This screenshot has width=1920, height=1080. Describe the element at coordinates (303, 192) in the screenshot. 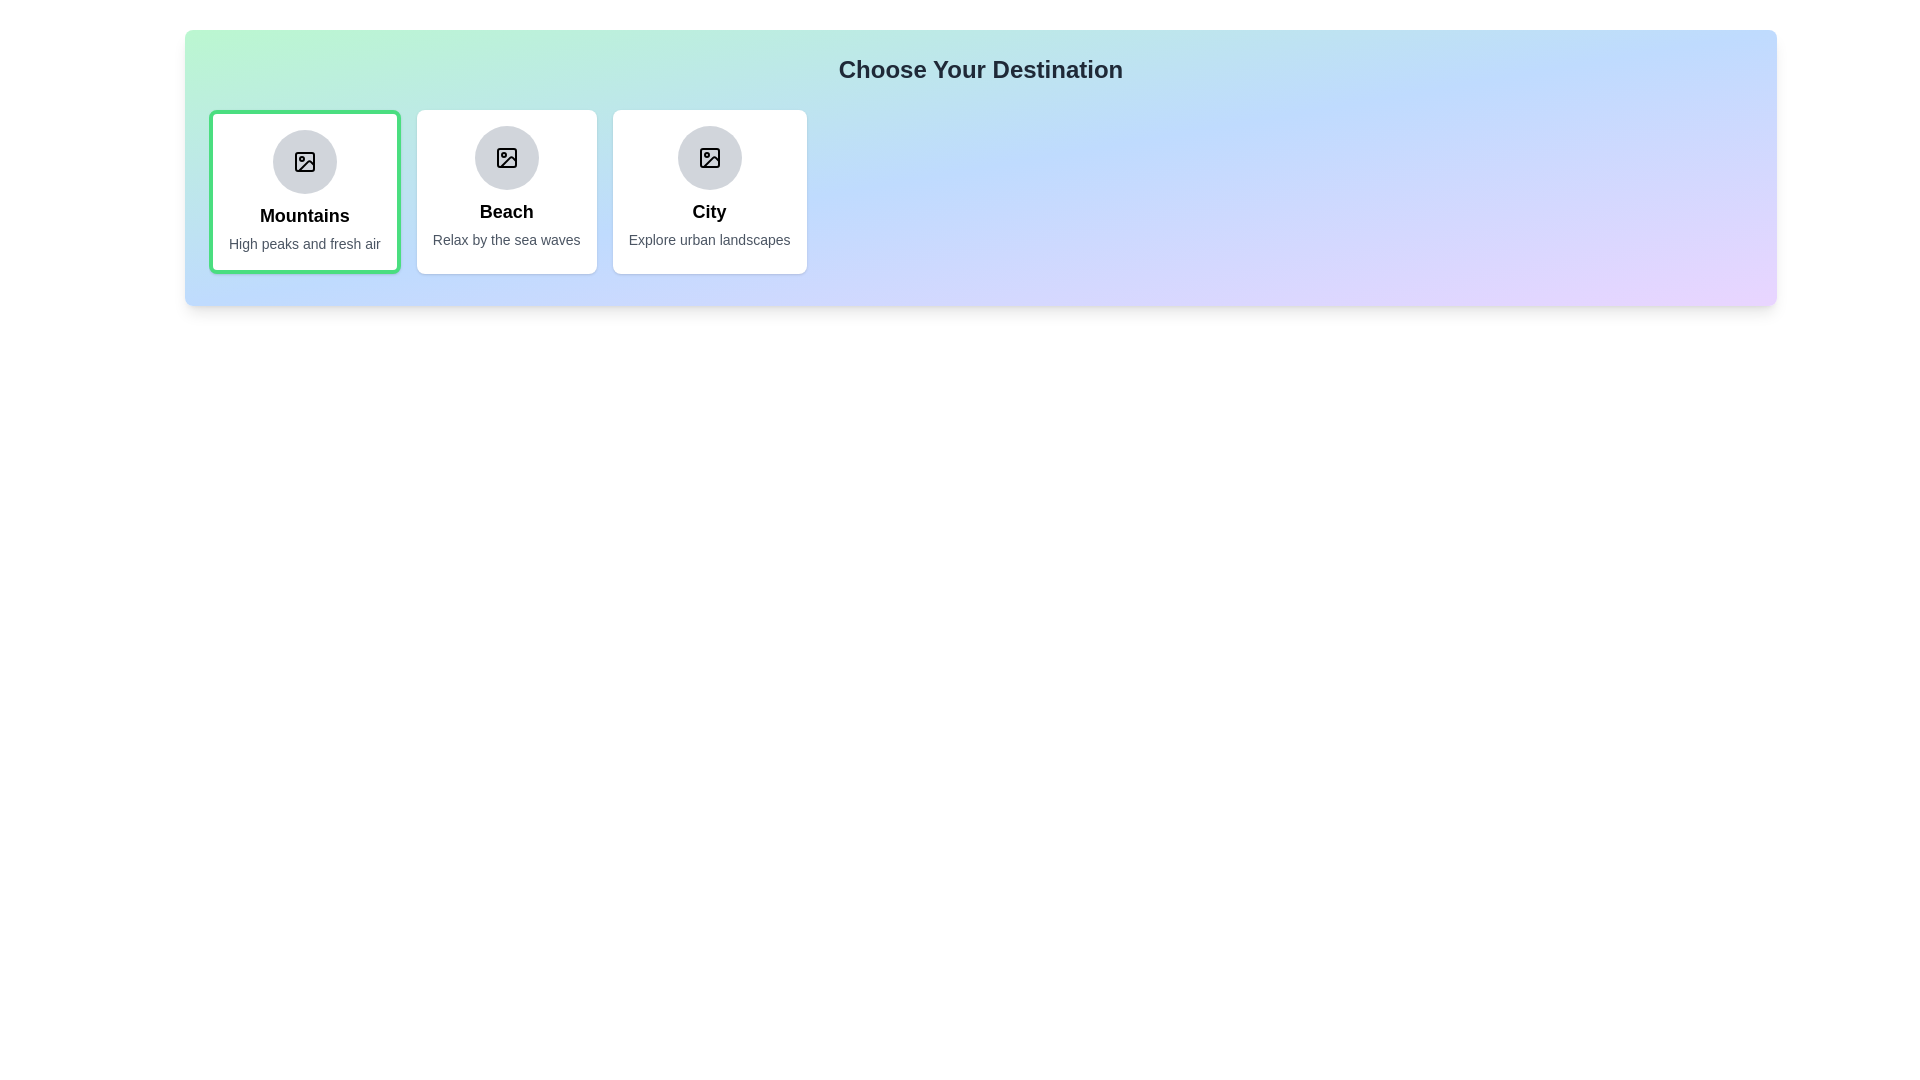

I see `the destination chip labeled 'Mountains'` at that location.